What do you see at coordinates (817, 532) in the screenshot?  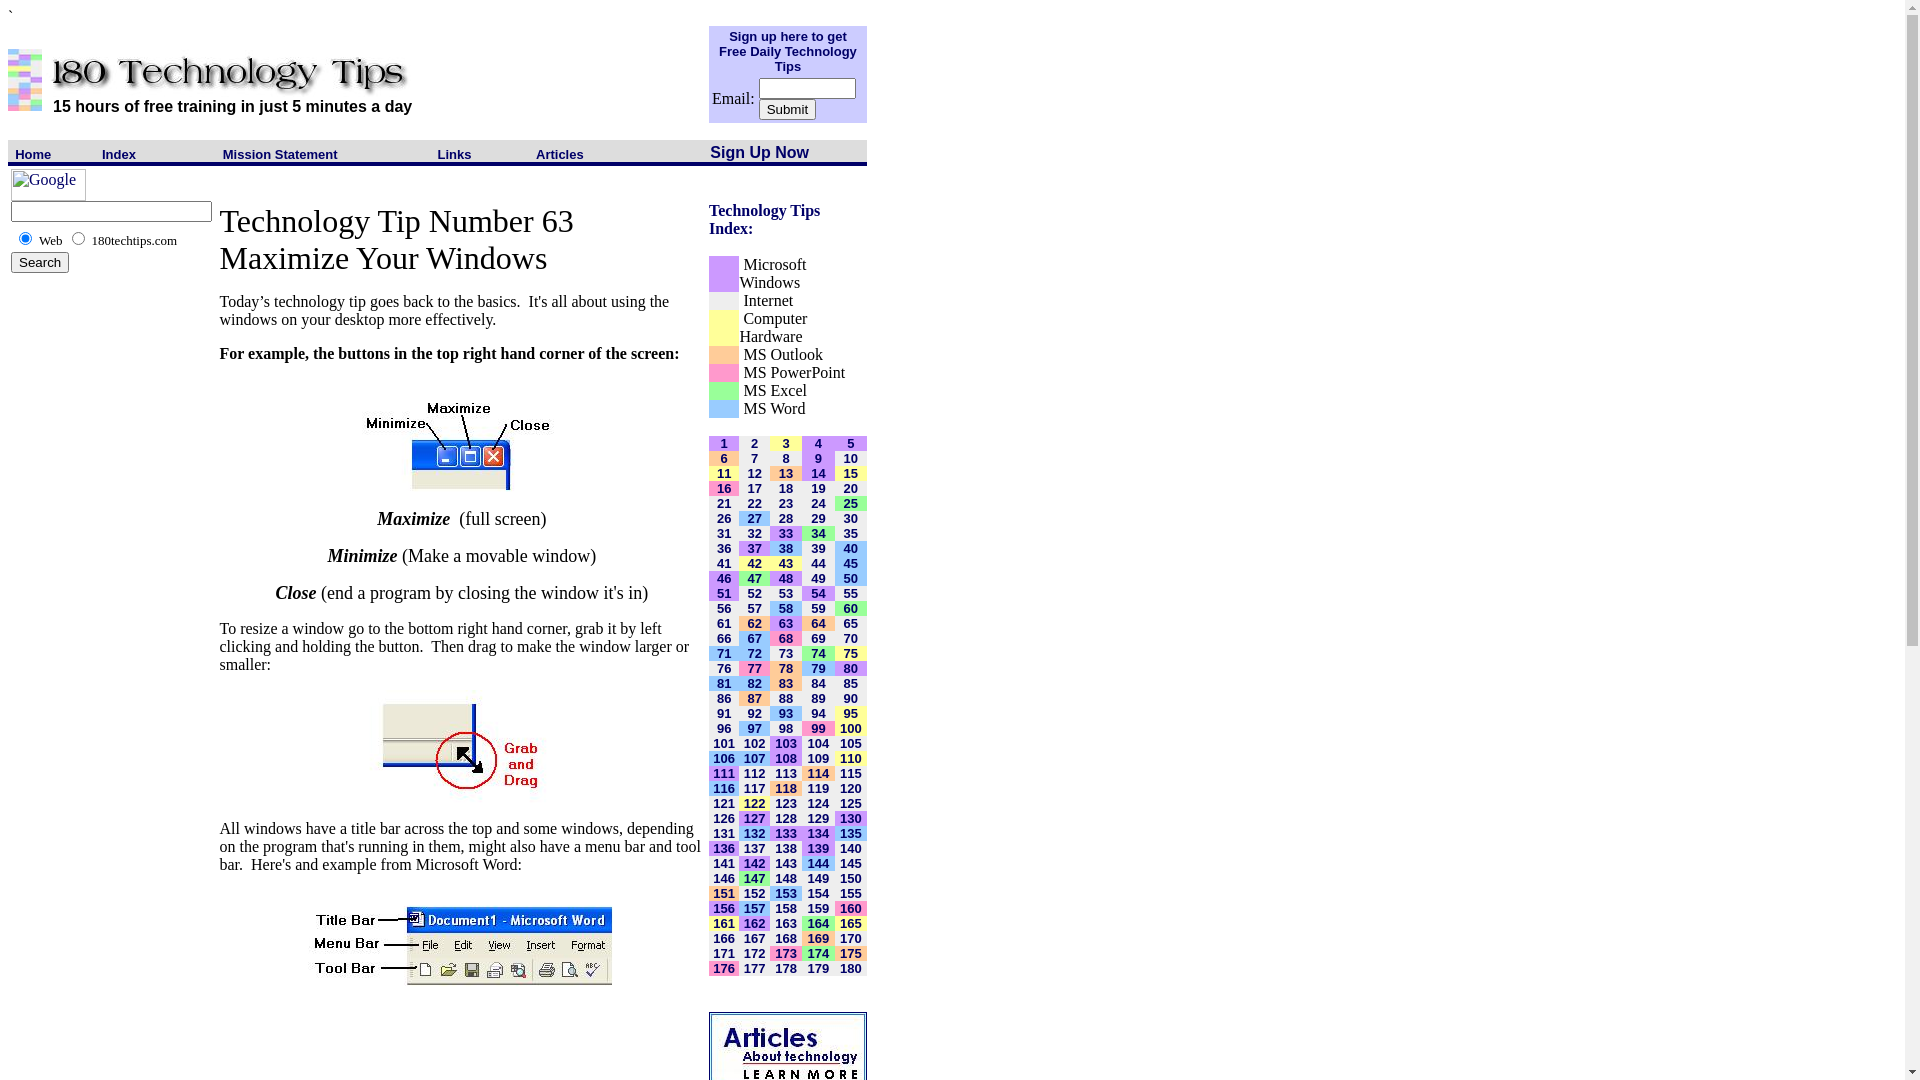 I see `'34'` at bounding box center [817, 532].